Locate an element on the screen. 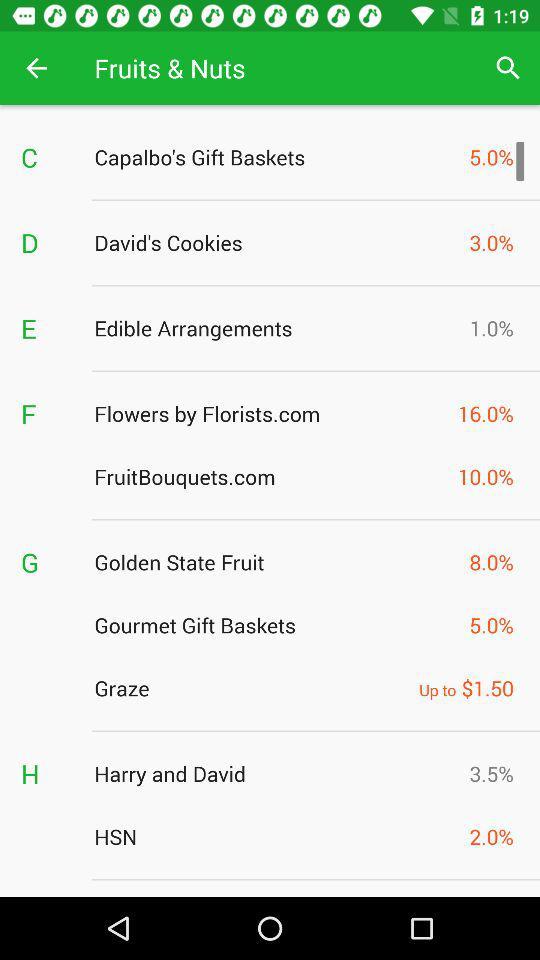 Image resolution: width=540 pixels, height=960 pixels. the icon next to harry and david item is located at coordinates (47, 772).